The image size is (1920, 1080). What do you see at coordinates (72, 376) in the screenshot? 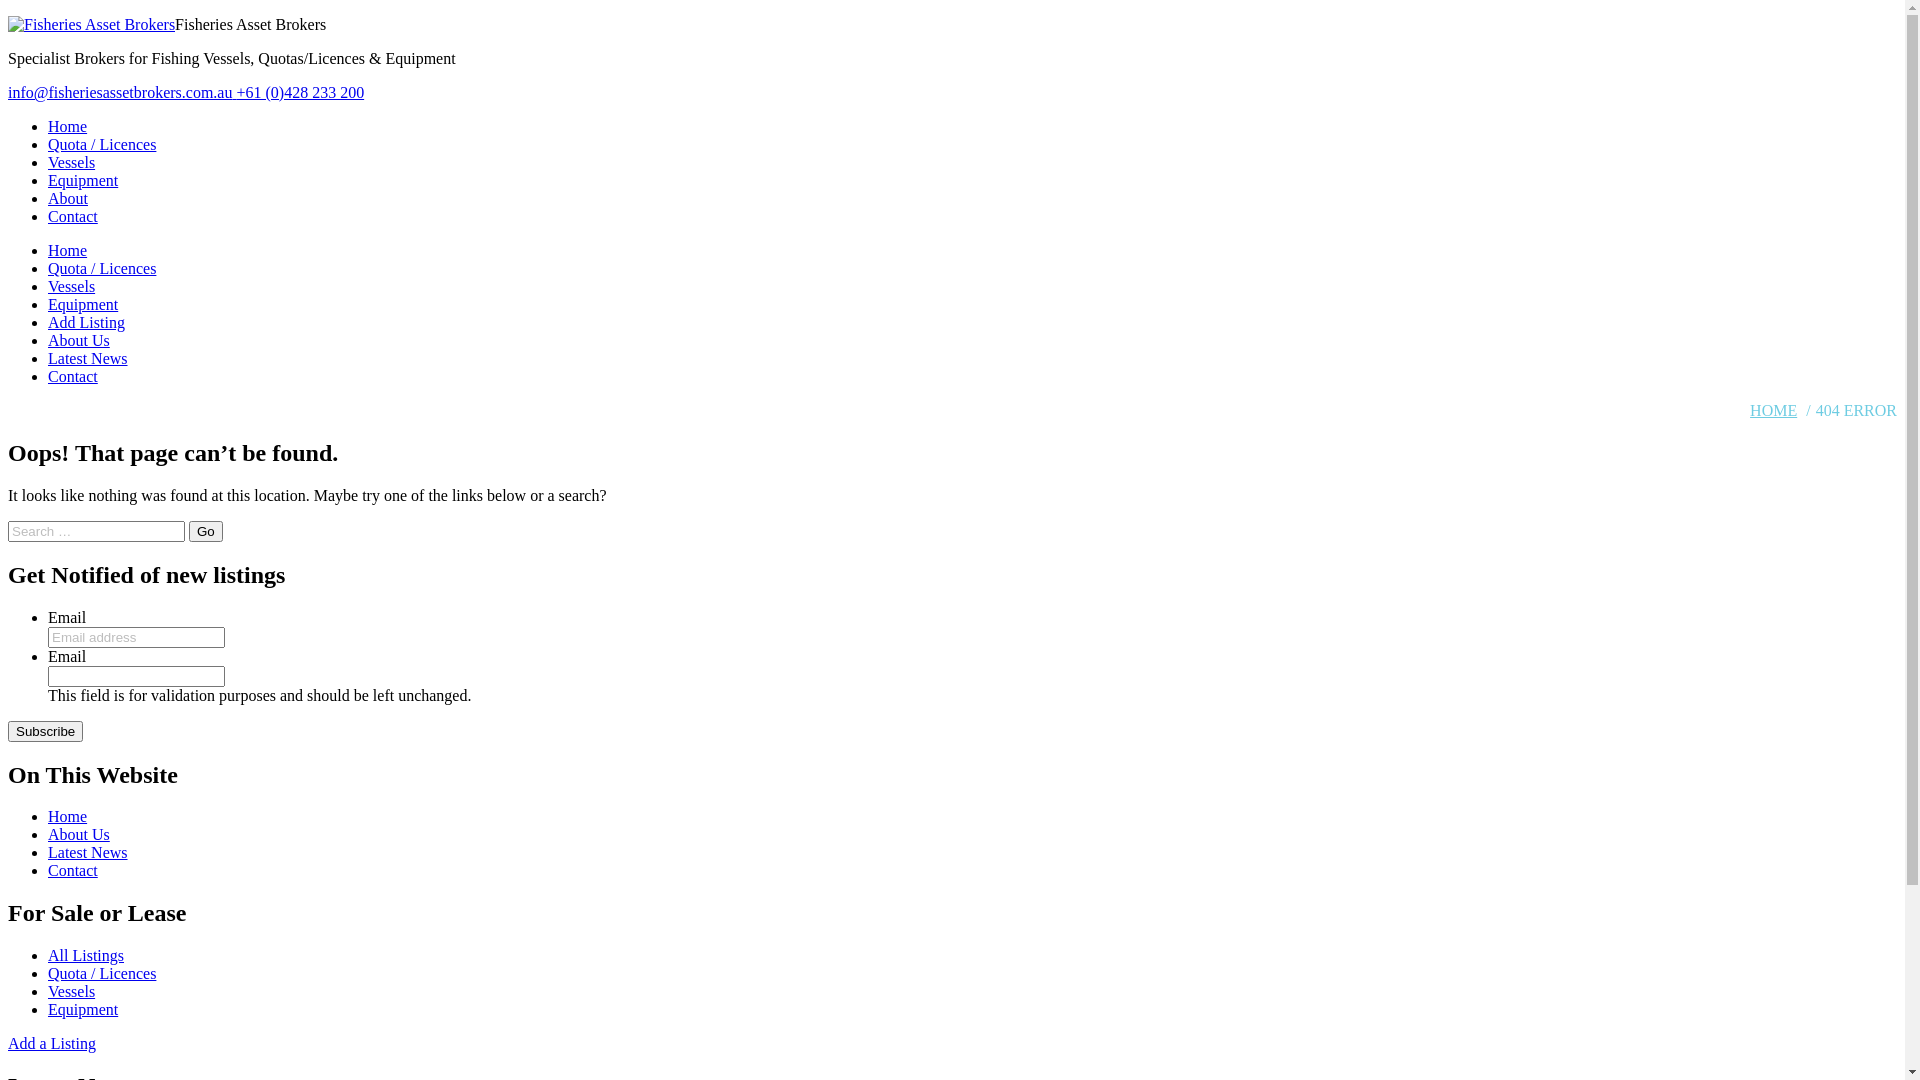
I see `'Contact'` at bounding box center [72, 376].